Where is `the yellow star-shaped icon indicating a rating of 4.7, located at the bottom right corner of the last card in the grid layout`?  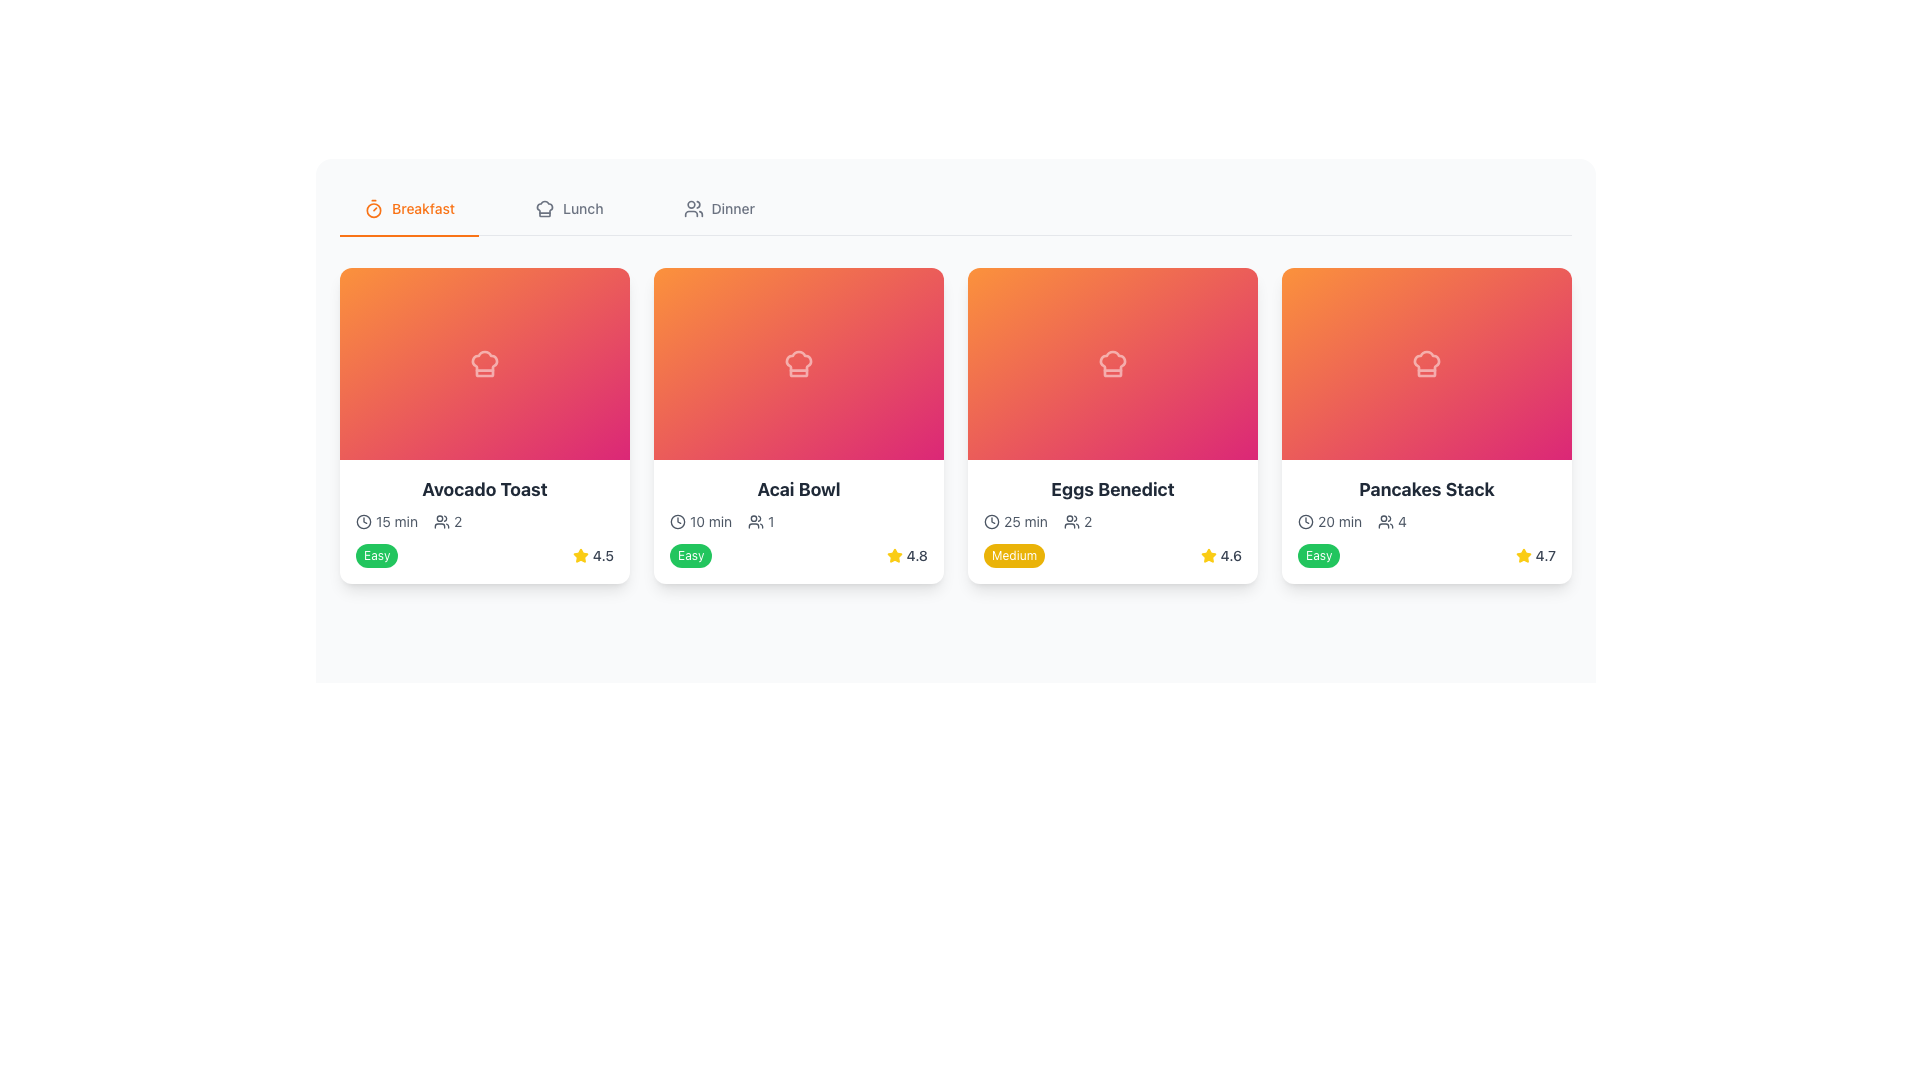
the yellow star-shaped icon indicating a rating of 4.7, located at the bottom right corner of the last card in the grid layout is located at coordinates (1522, 555).